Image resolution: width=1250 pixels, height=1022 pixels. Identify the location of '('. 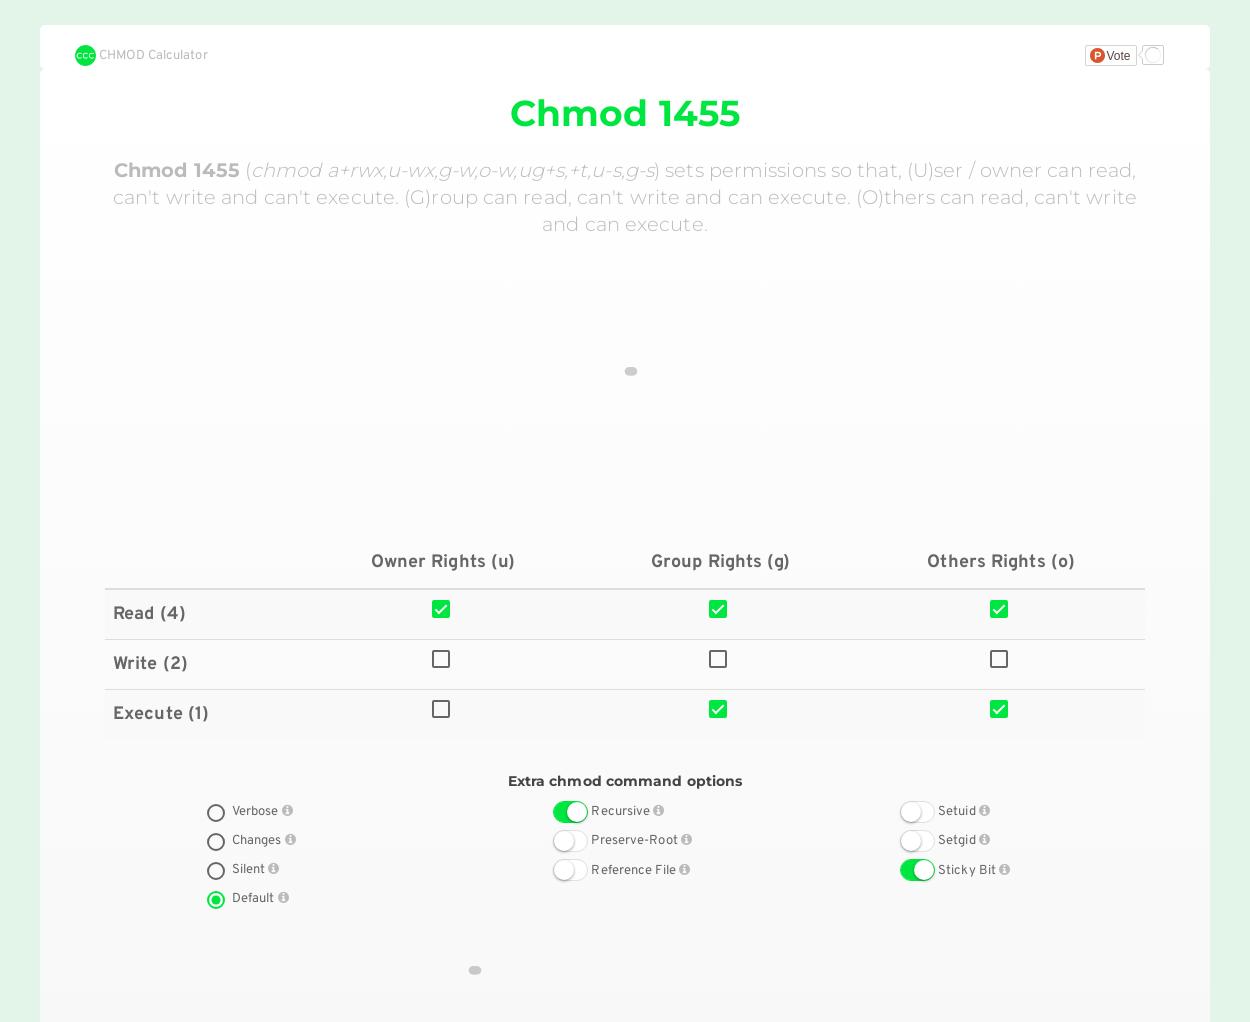
(238, 168).